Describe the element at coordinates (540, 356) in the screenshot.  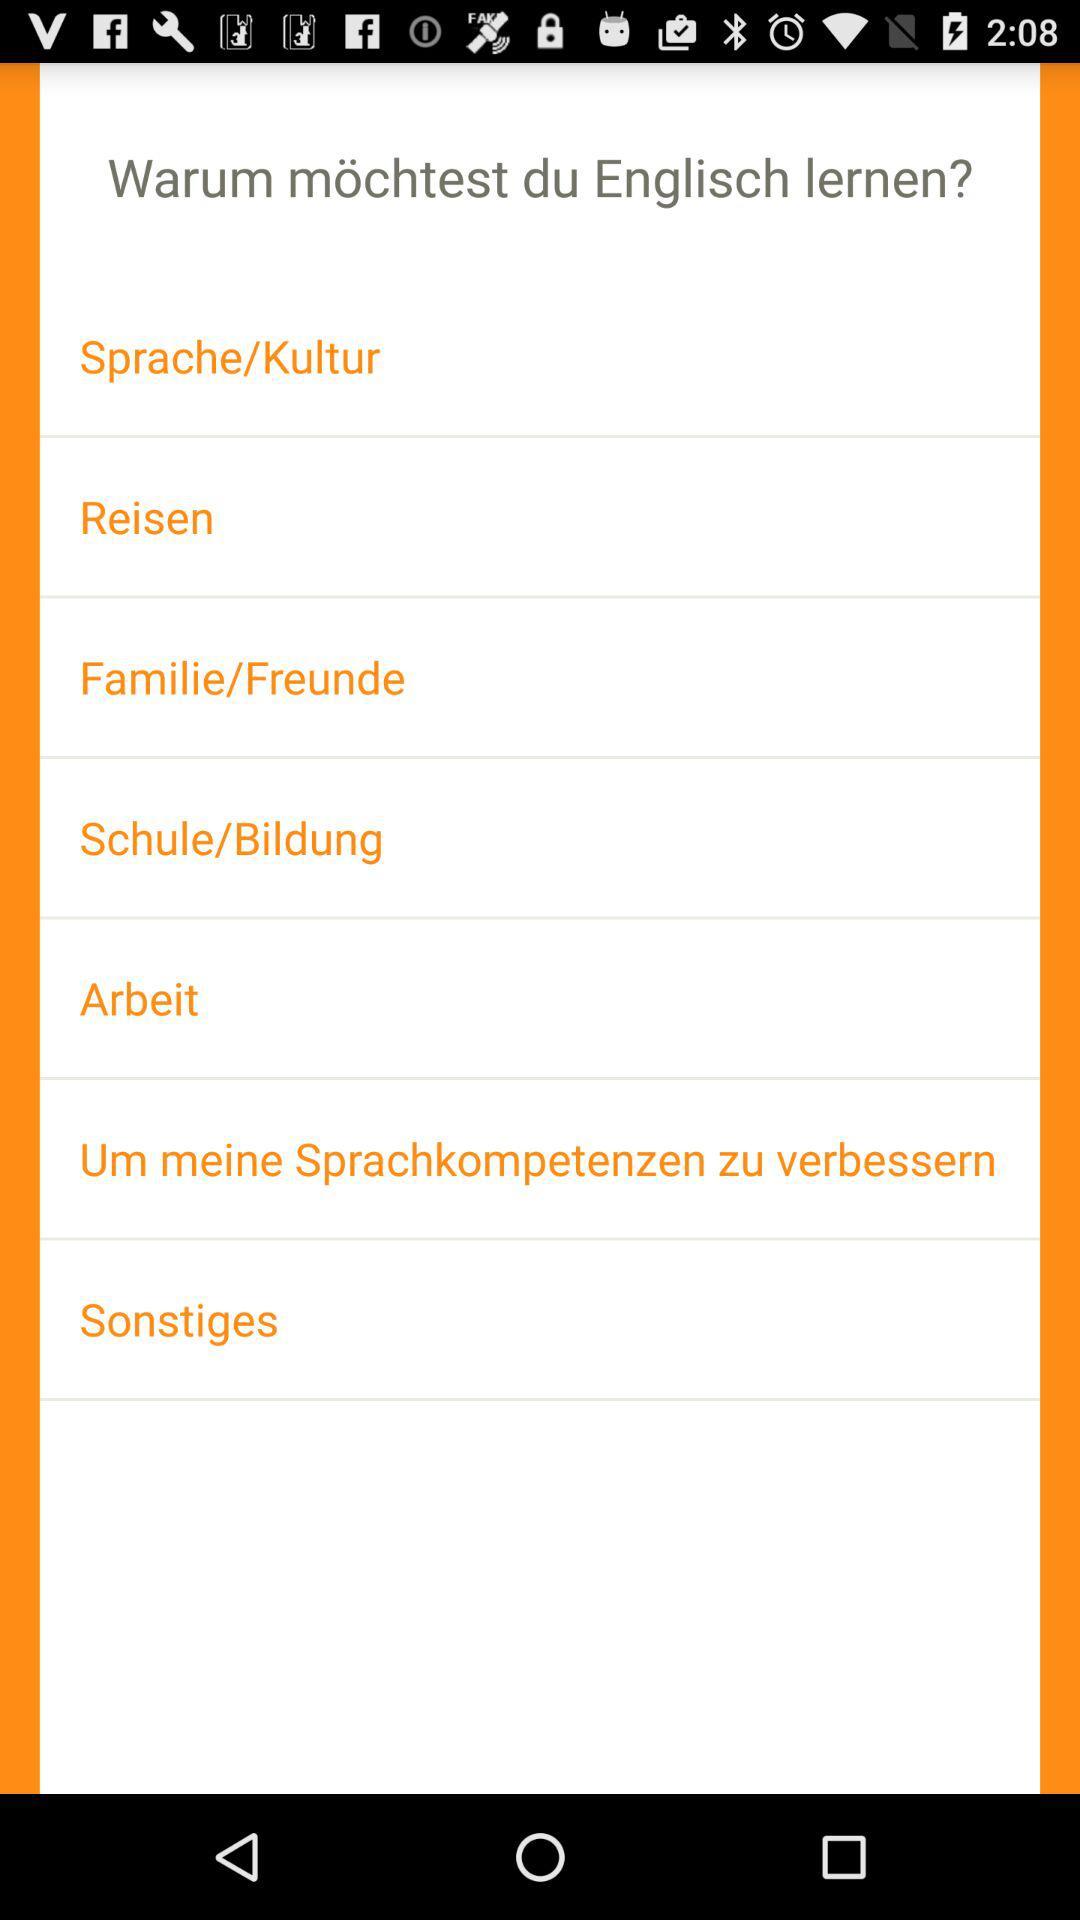
I see `the sprache/kultur` at that location.